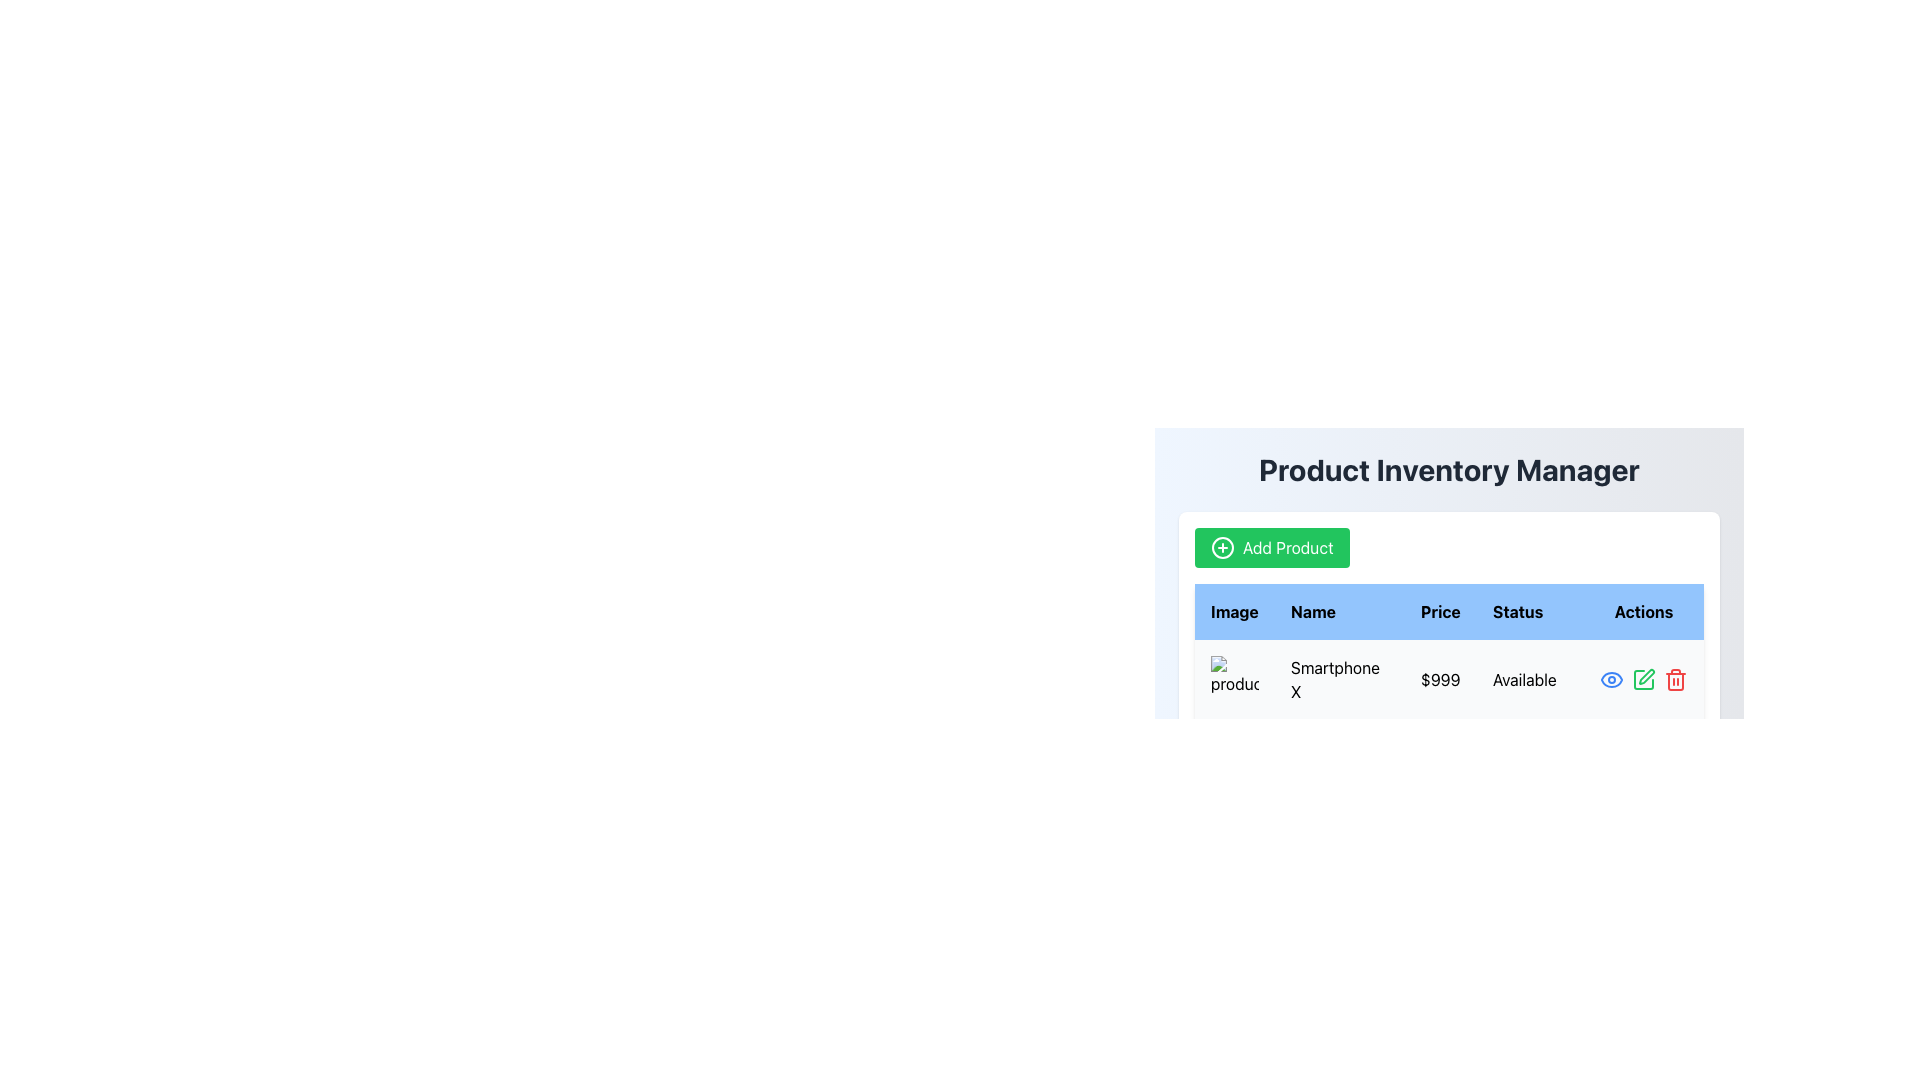  I want to click on the delete icon button located in the 'Actions' column of the table, positioned at the rightmost side adjacent, so click(1675, 678).